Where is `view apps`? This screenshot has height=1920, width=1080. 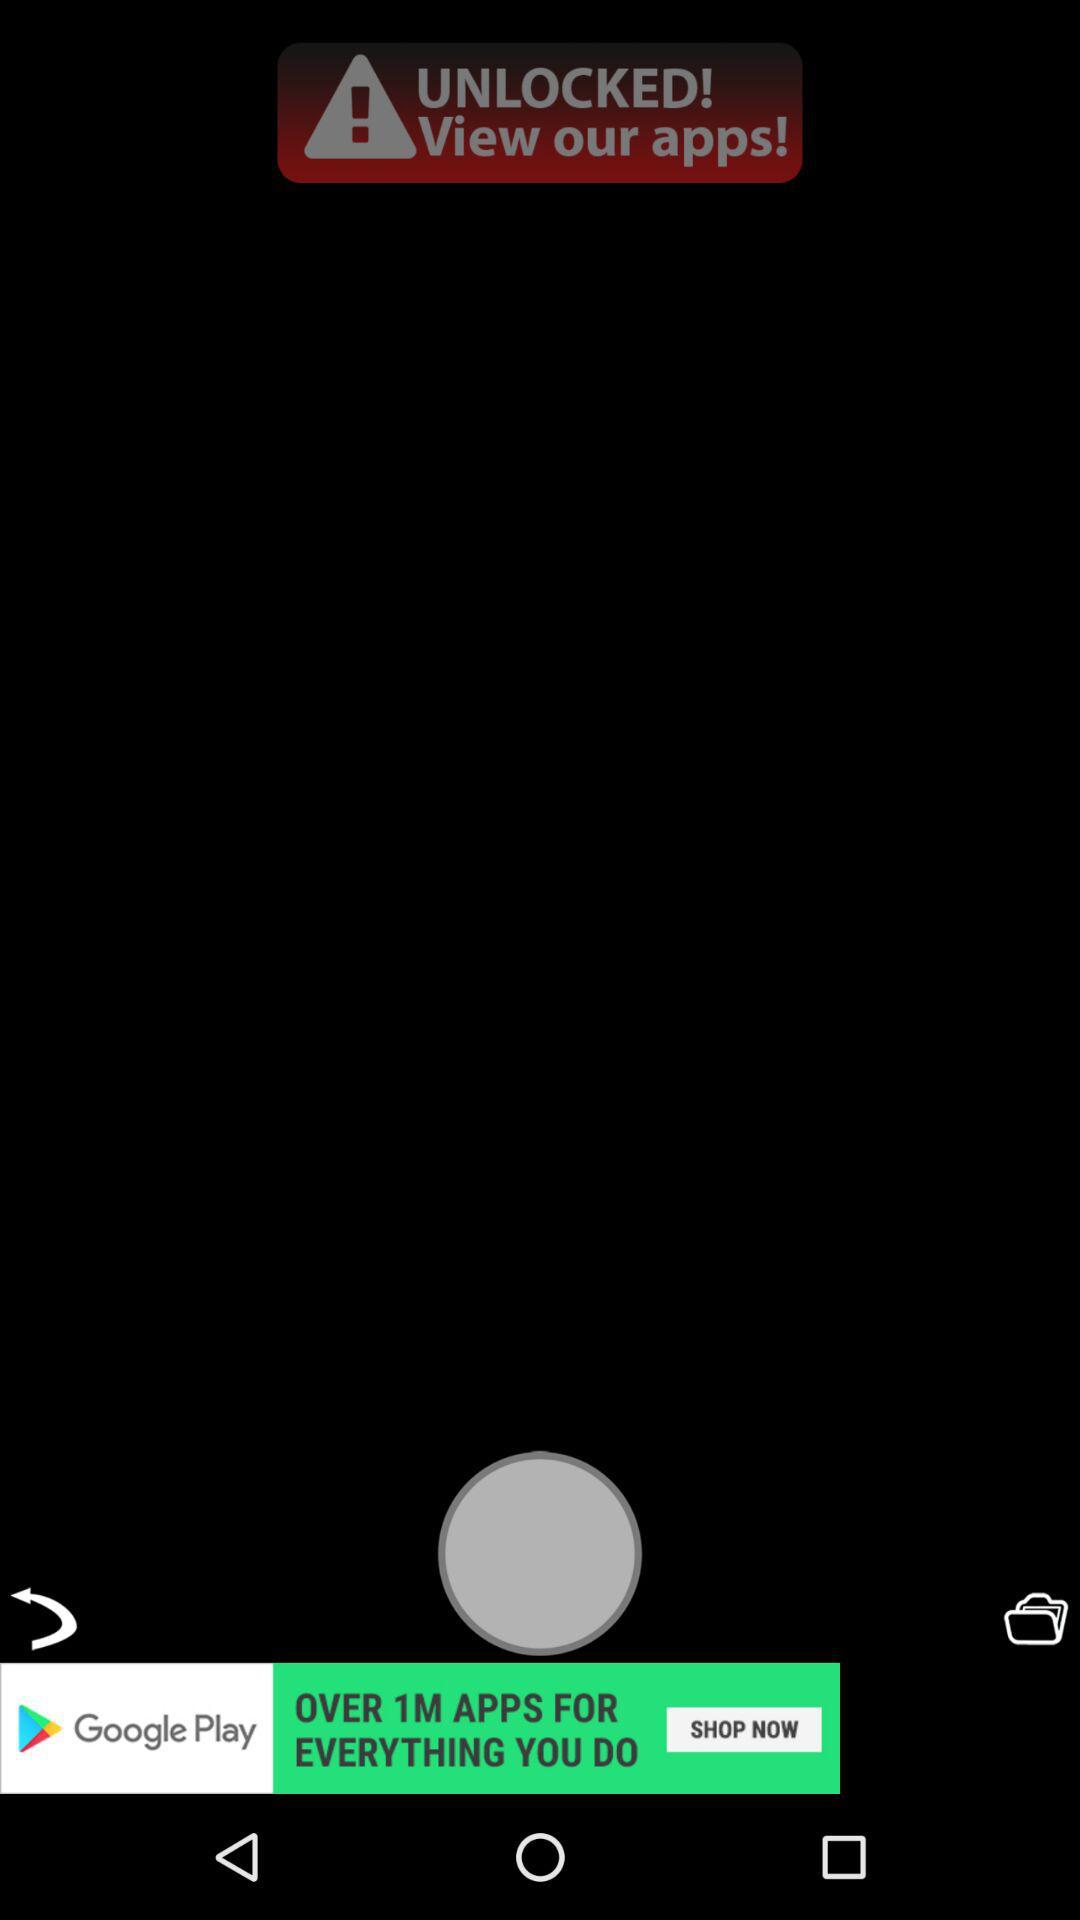
view apps is located at coordinates (540, 111).